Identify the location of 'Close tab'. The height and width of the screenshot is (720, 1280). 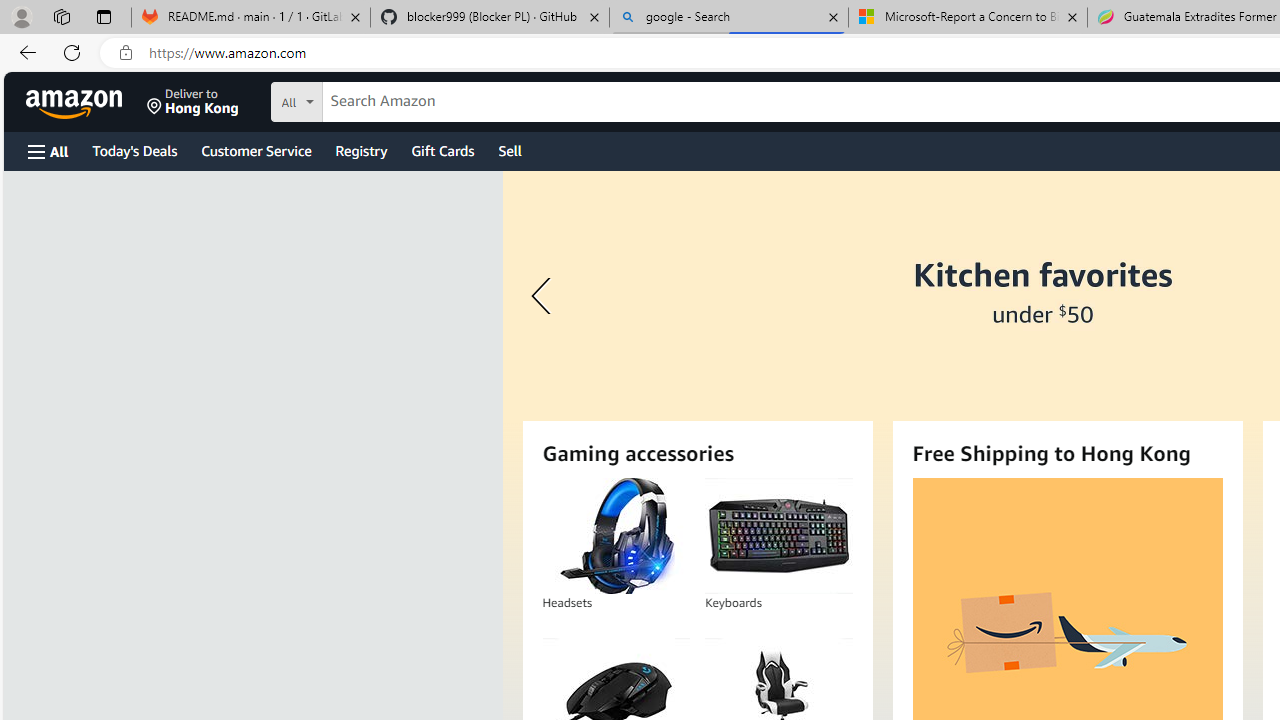
(1071, 17).